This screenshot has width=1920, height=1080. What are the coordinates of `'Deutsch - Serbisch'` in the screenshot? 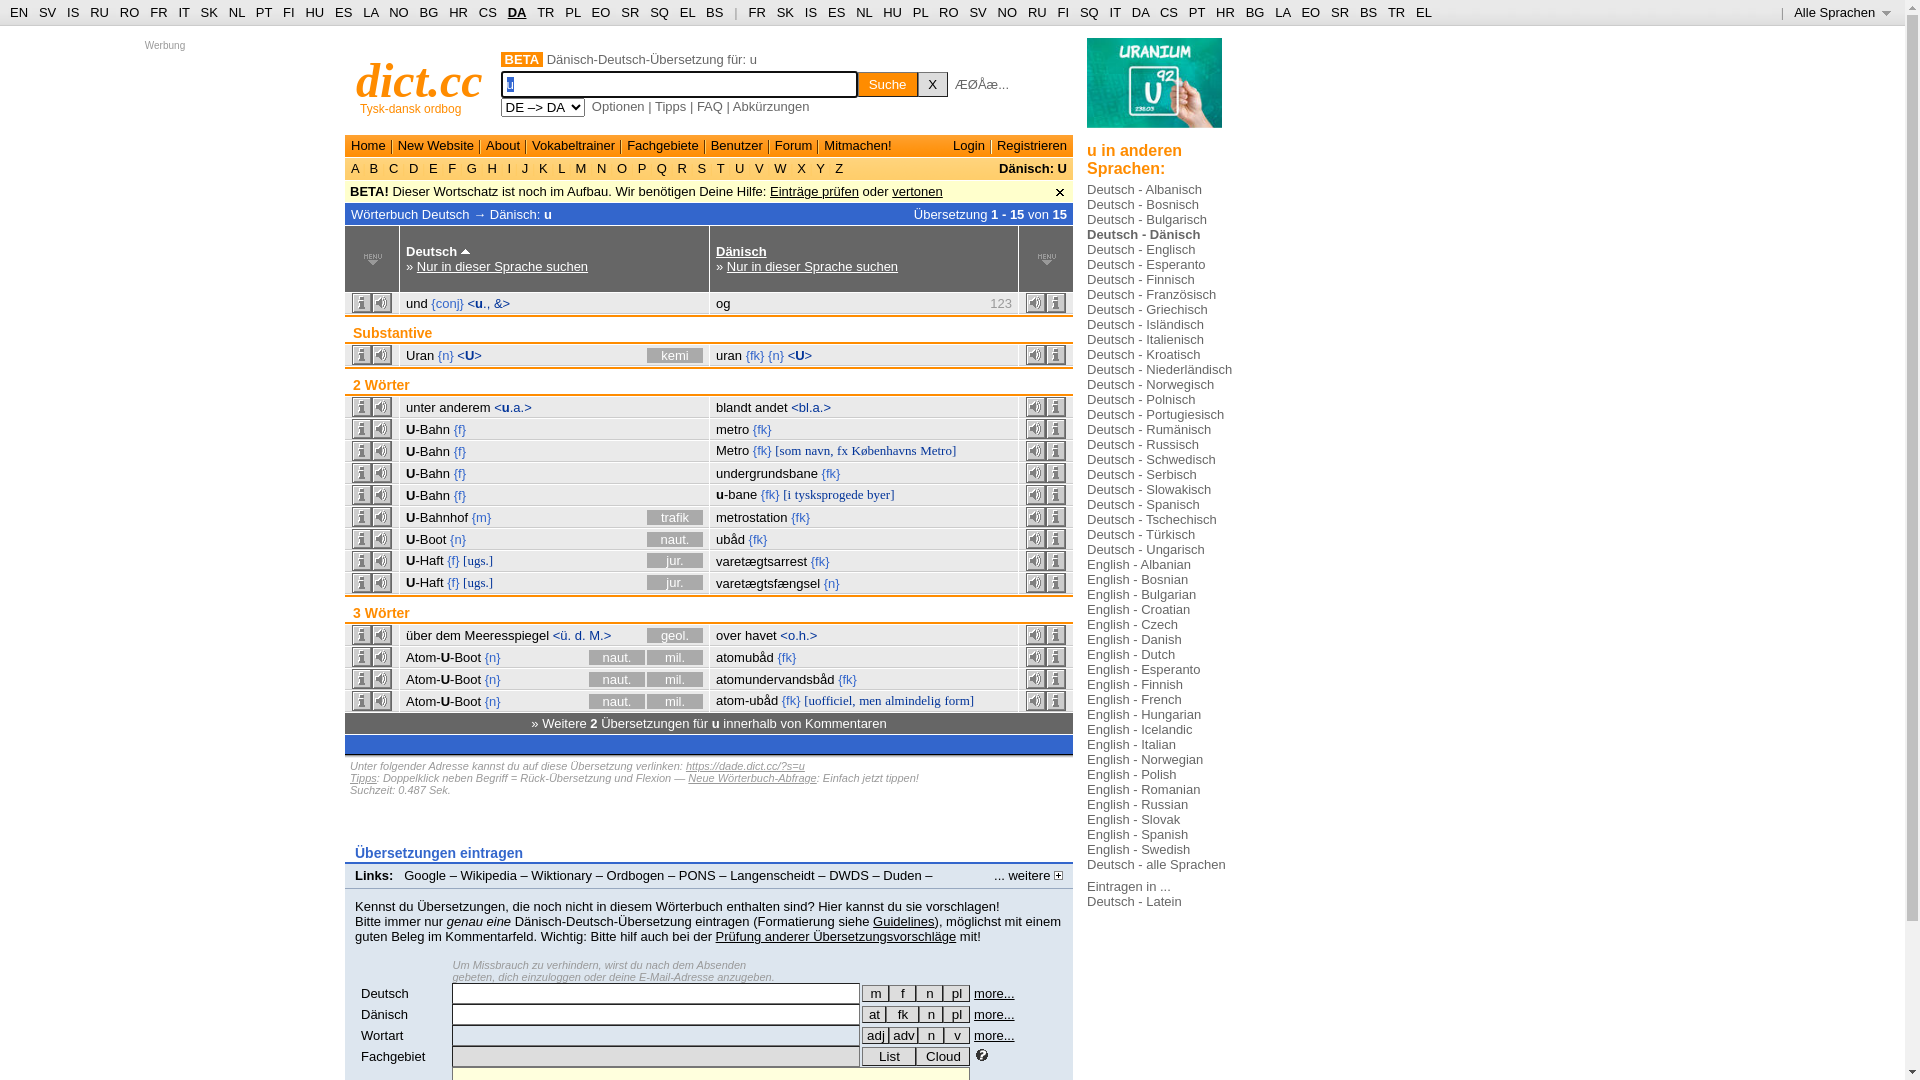 It's located at (1085, 474).